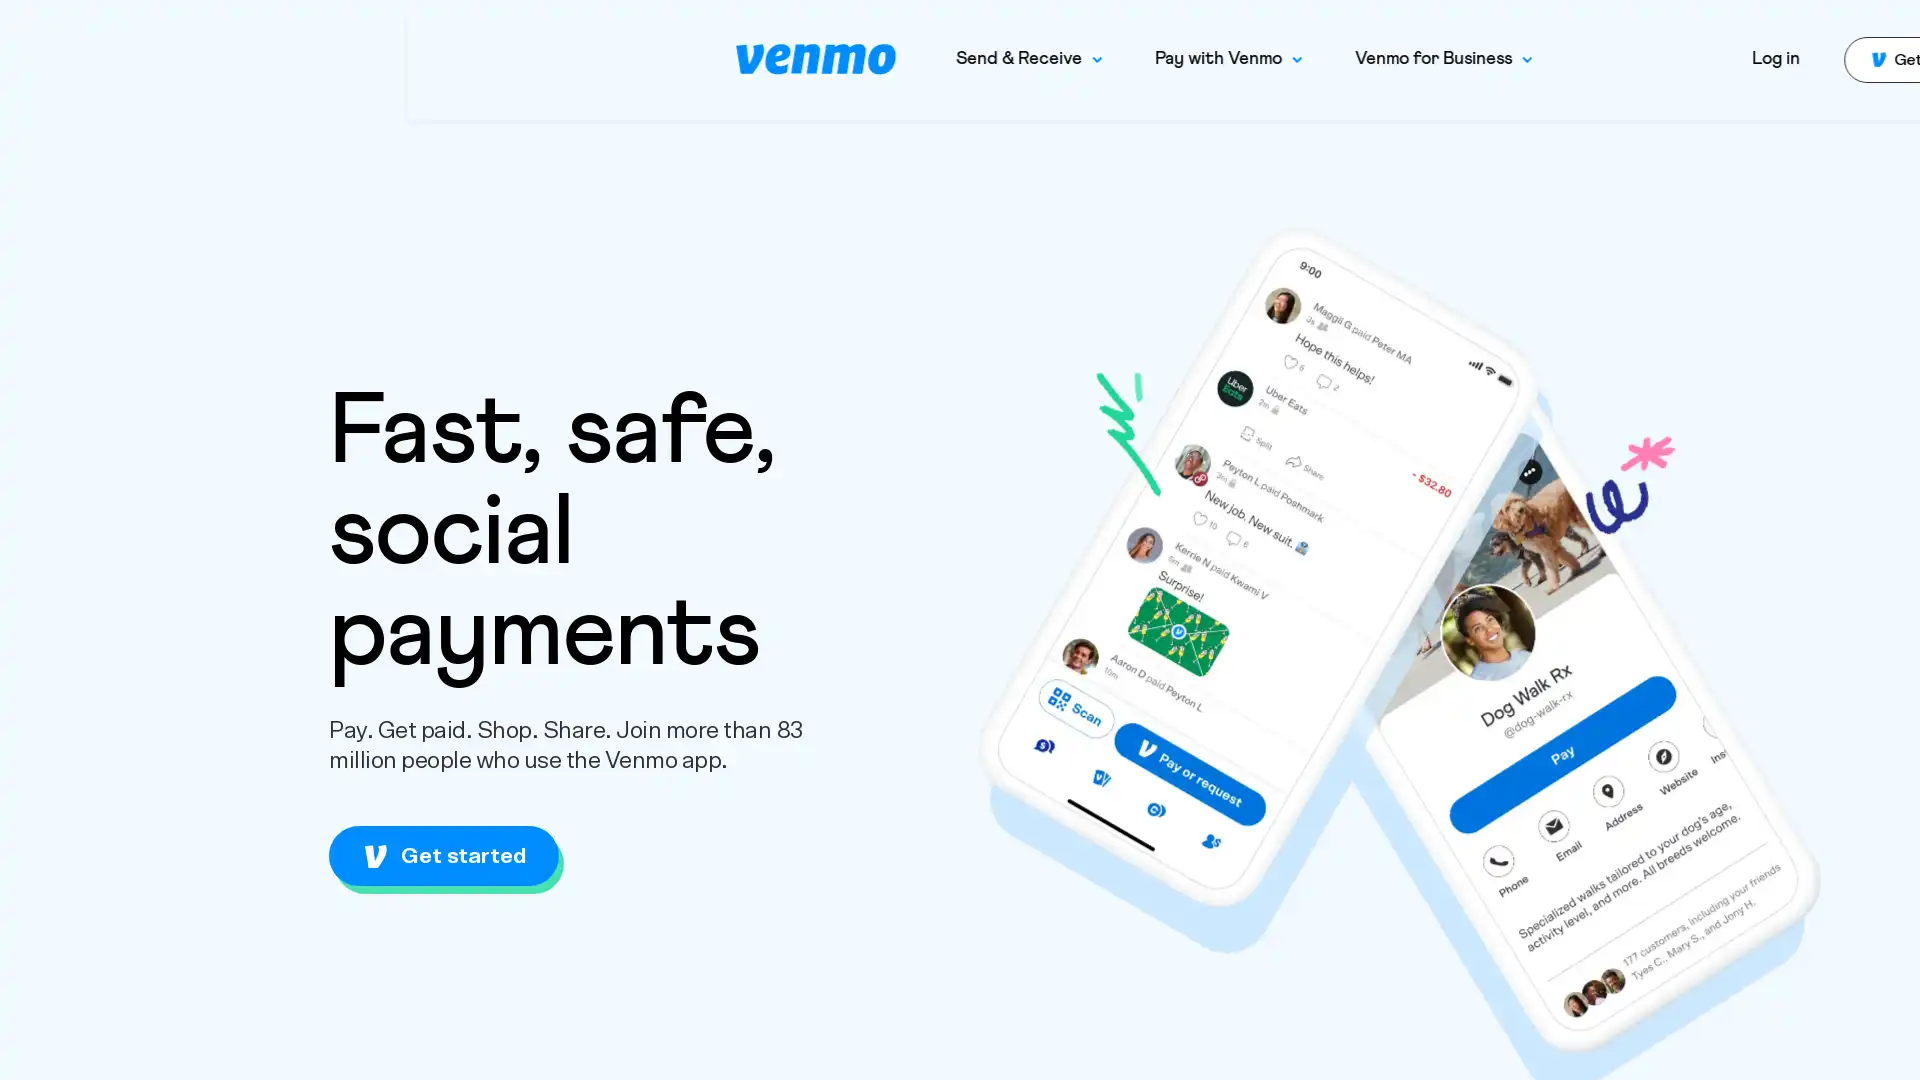 This screenshot has width=1920, height=1080. Describe the element at coordinates (821, 58) in the screenshot. I see `Pay with Venmo` at that location.